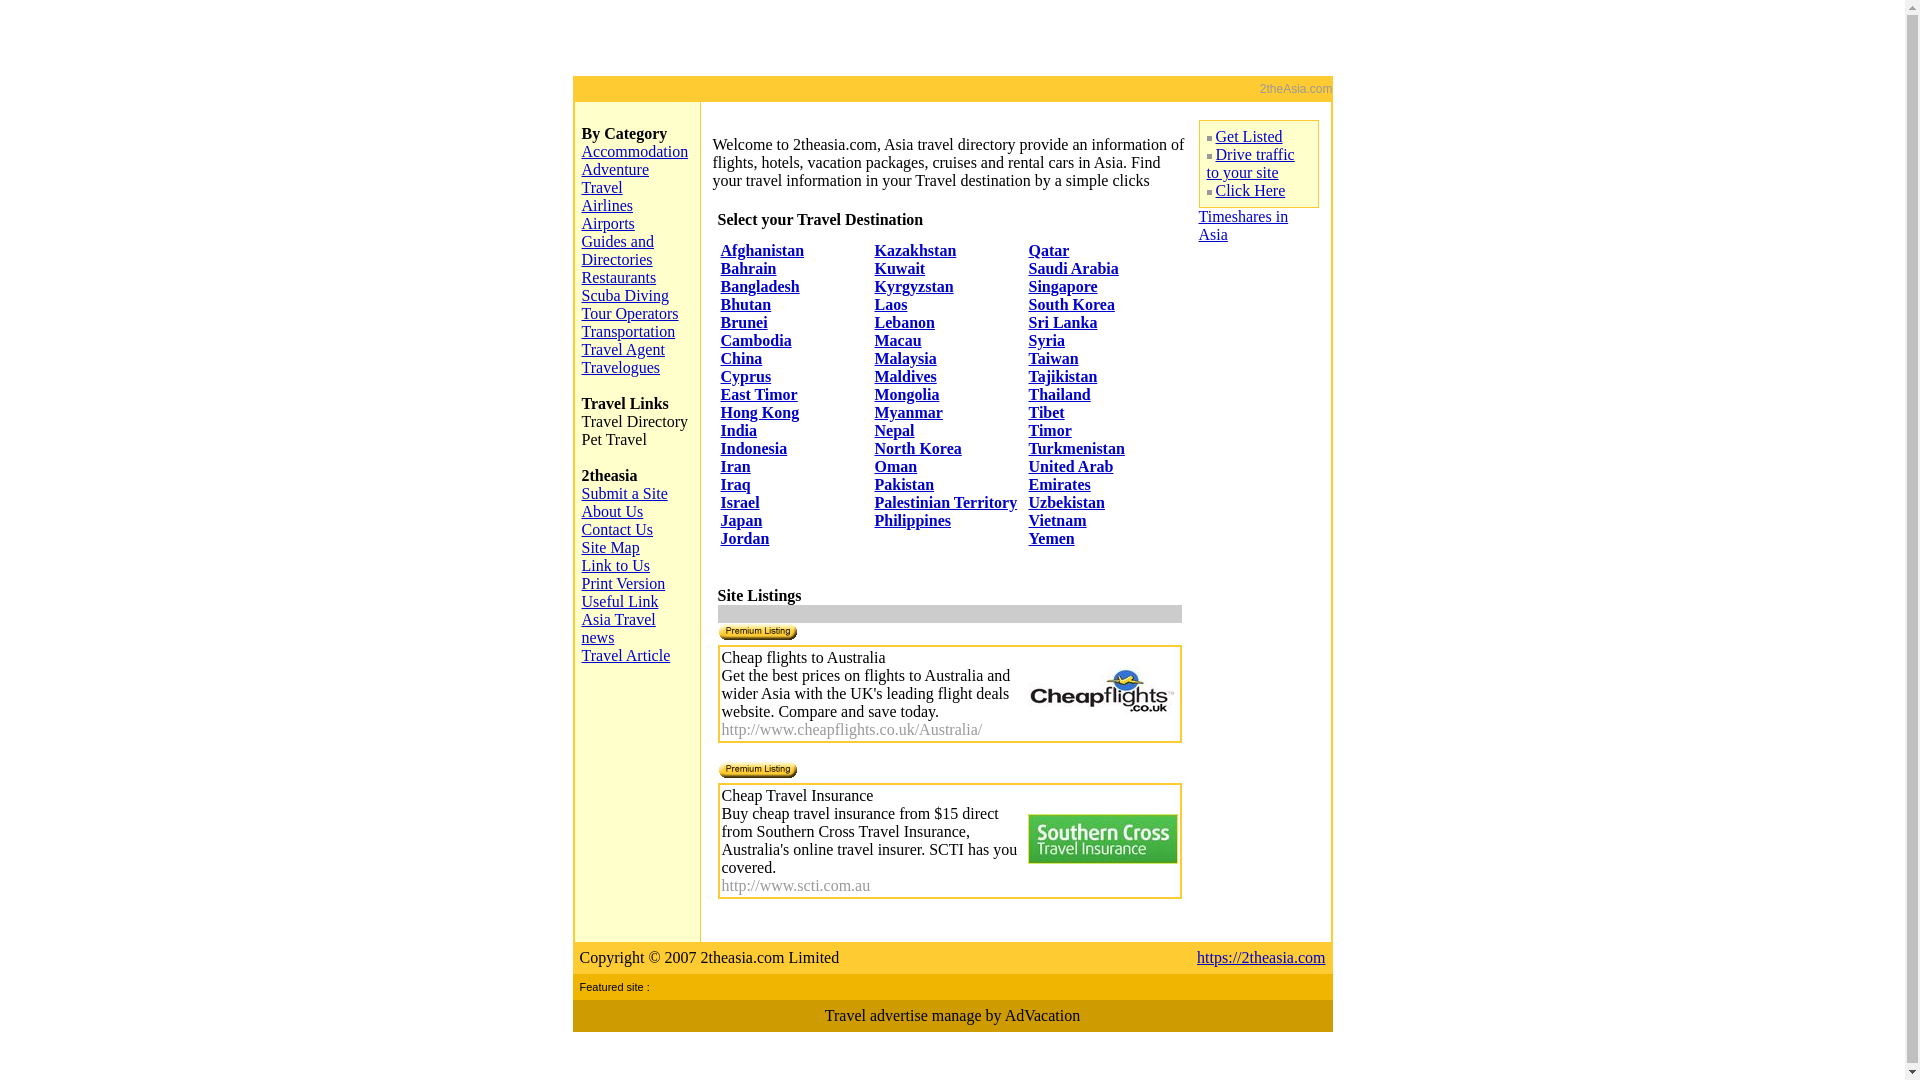 This screenshot has height=1080, width=1920. Describe the element at coordinates (758, 411) in the screenshot. I see `'Hong Kong'` at that location.